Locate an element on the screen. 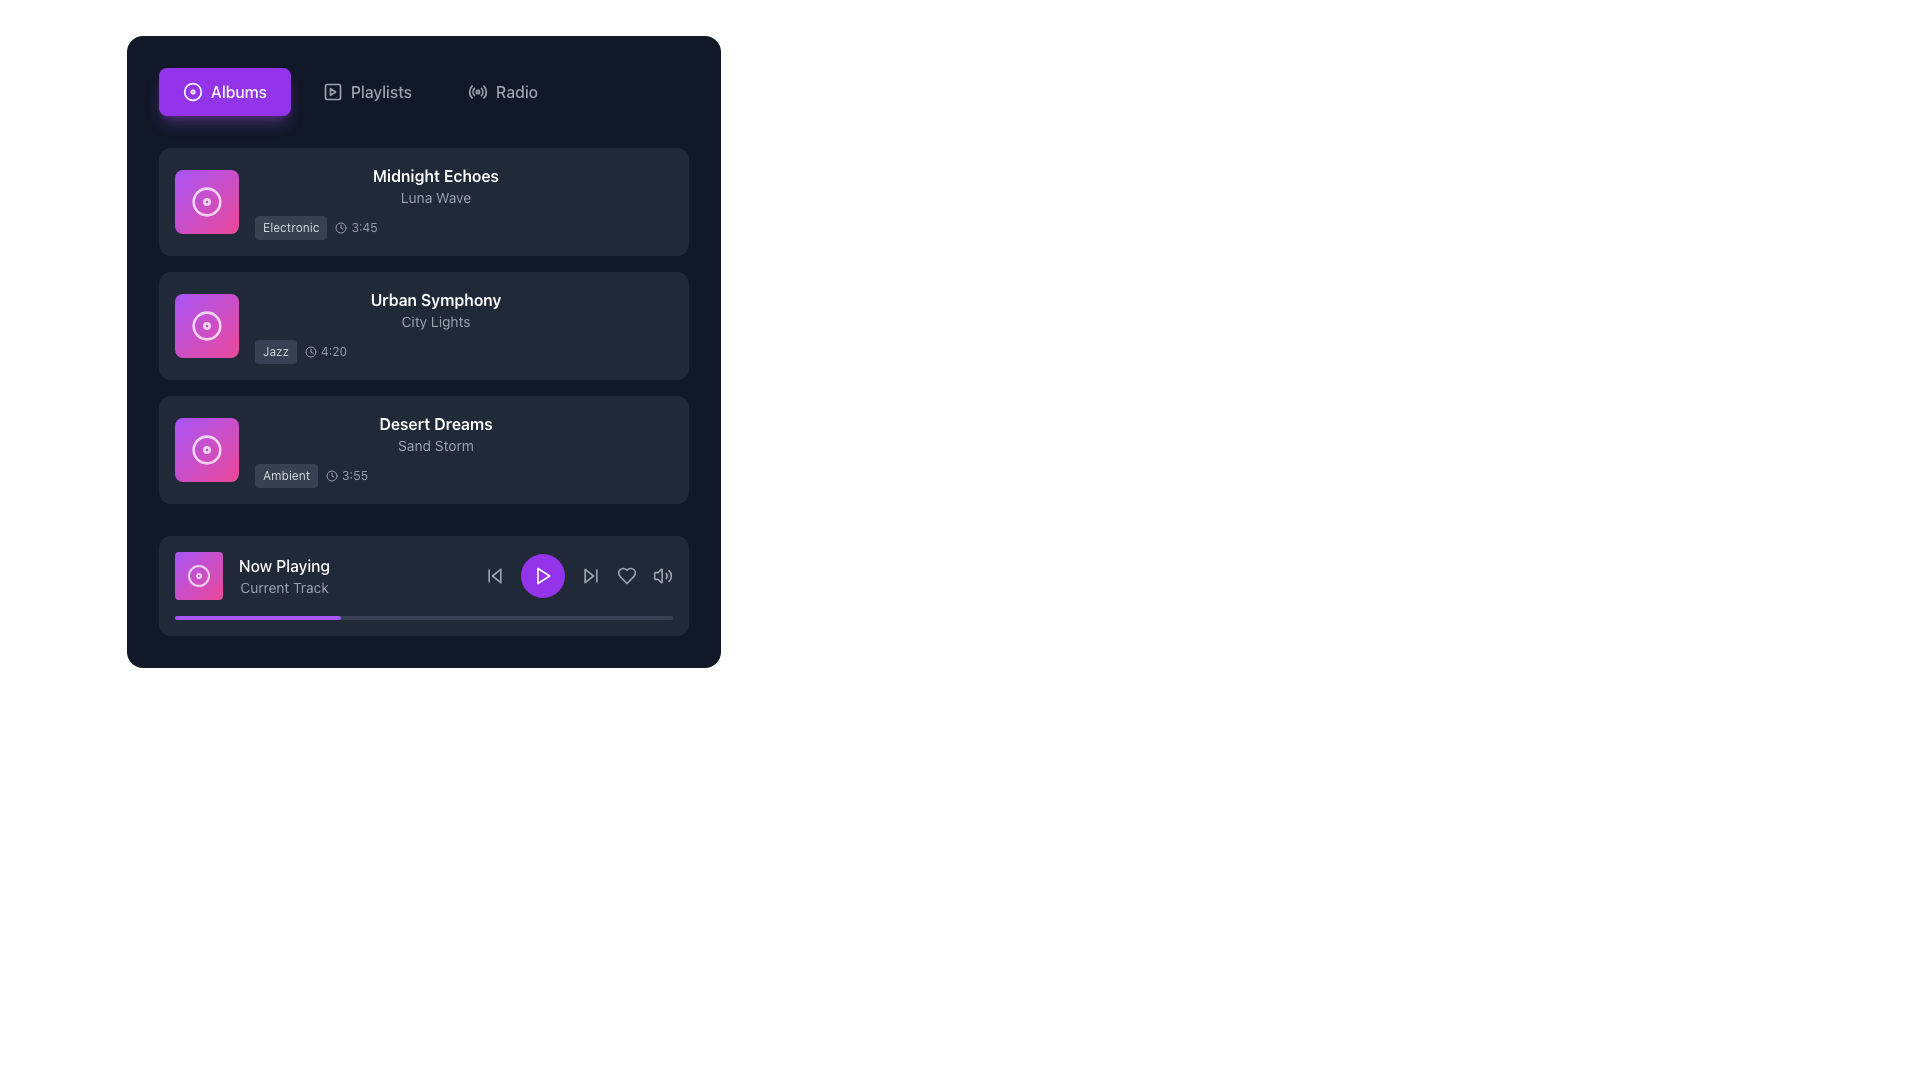 The image size is (1920, 1080). the Progress Bar located at the bottom of the 'Now Playing' section, which has a medium-gray background and a purple progress segment is located at coordinates (422, 616).